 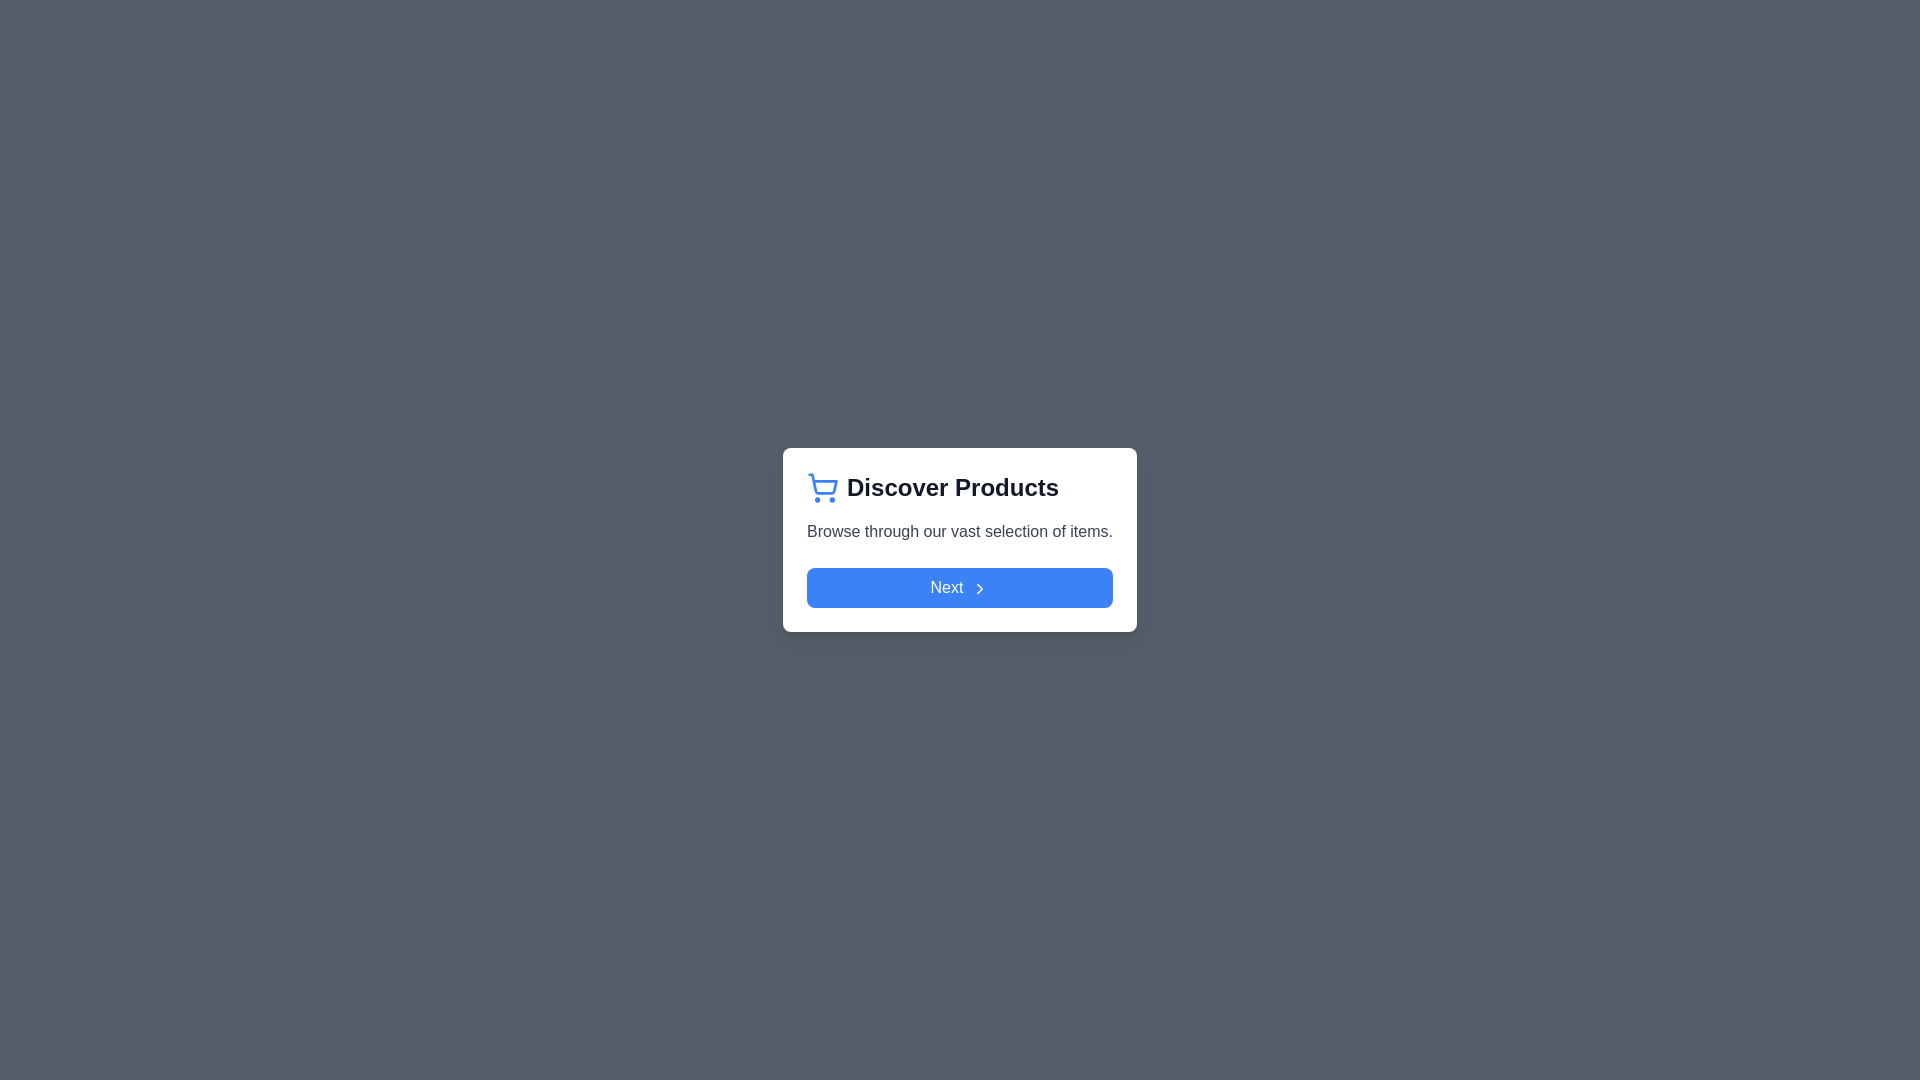 What do you see at coordinates (960, 488) in the screenshot?
I see `the heading with a decorative icon located at the top of the white card interface, which invites the user to browse products` at bounding box center [960, 488].